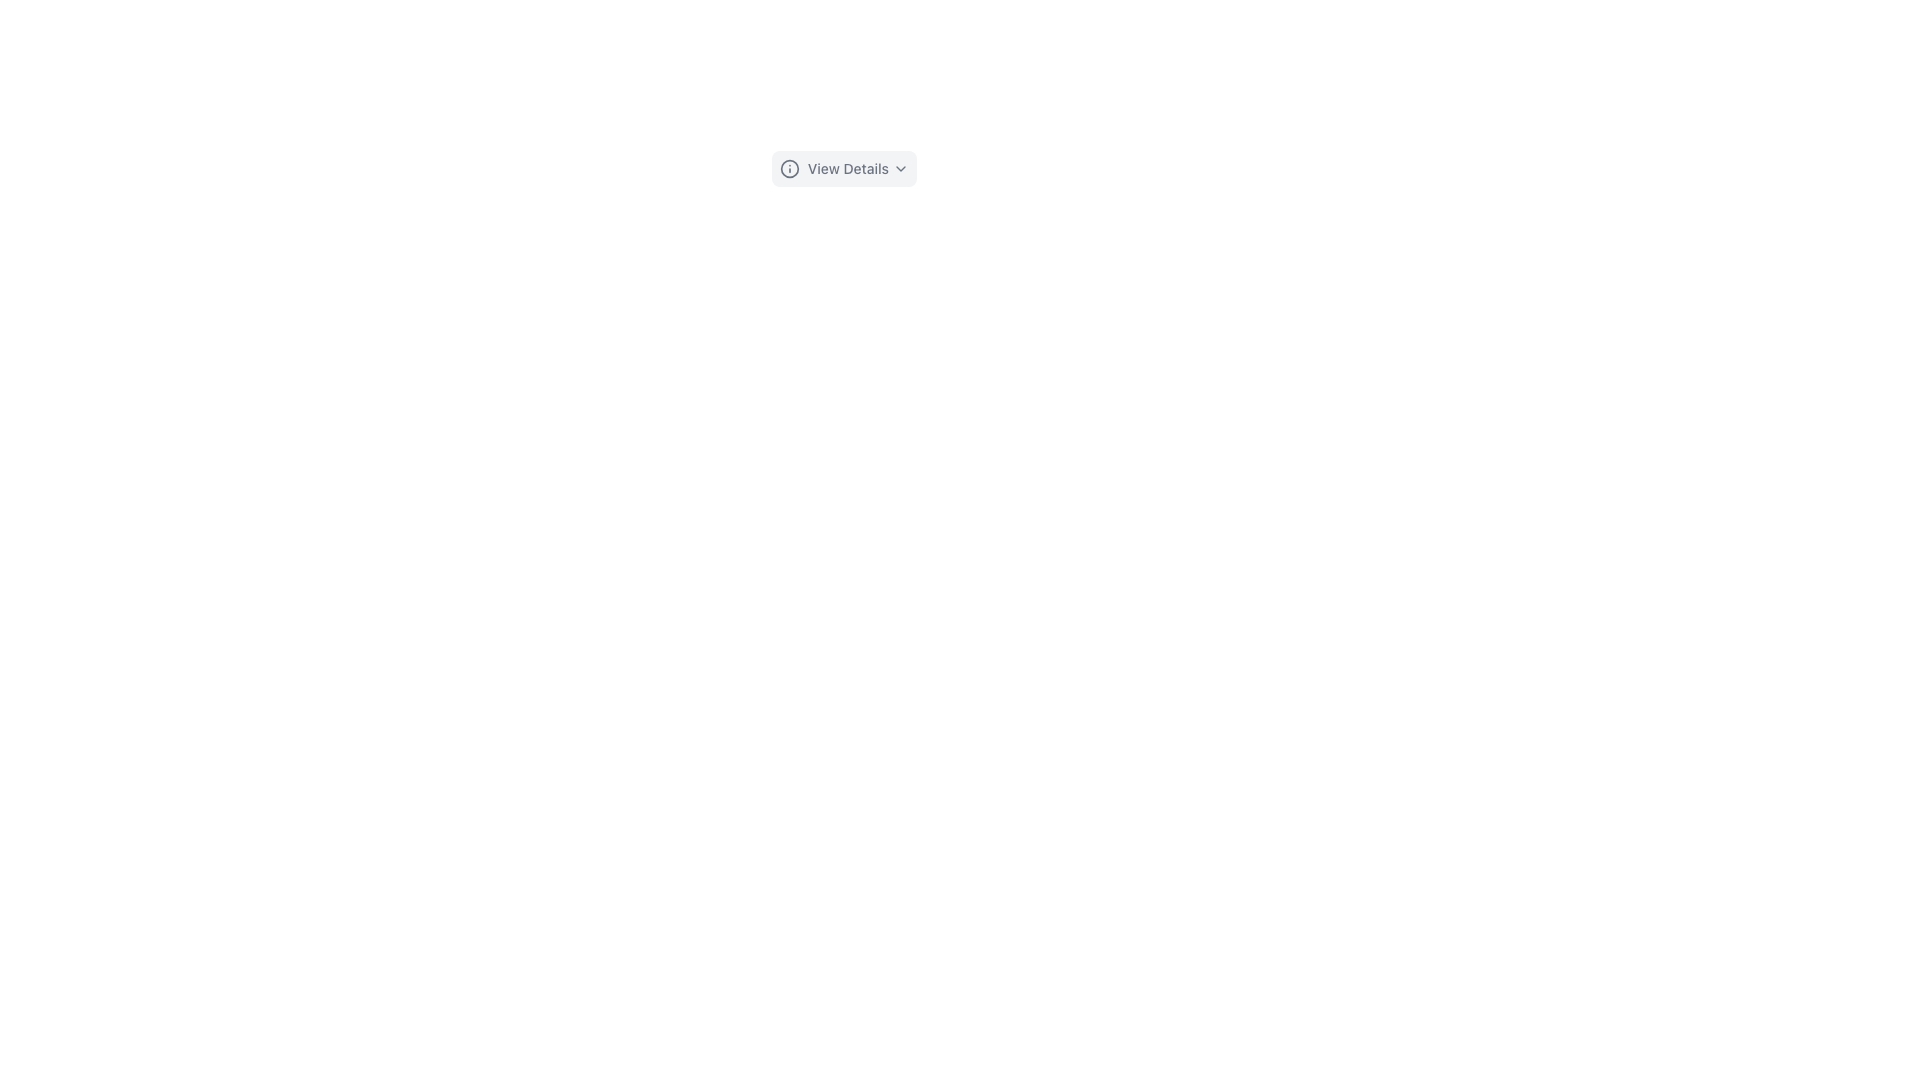  What do you see at coordinates (844, 168) in the screenshot?
I see `the button located at the top-left area of the visible interface` at bounding box center [844, 168].